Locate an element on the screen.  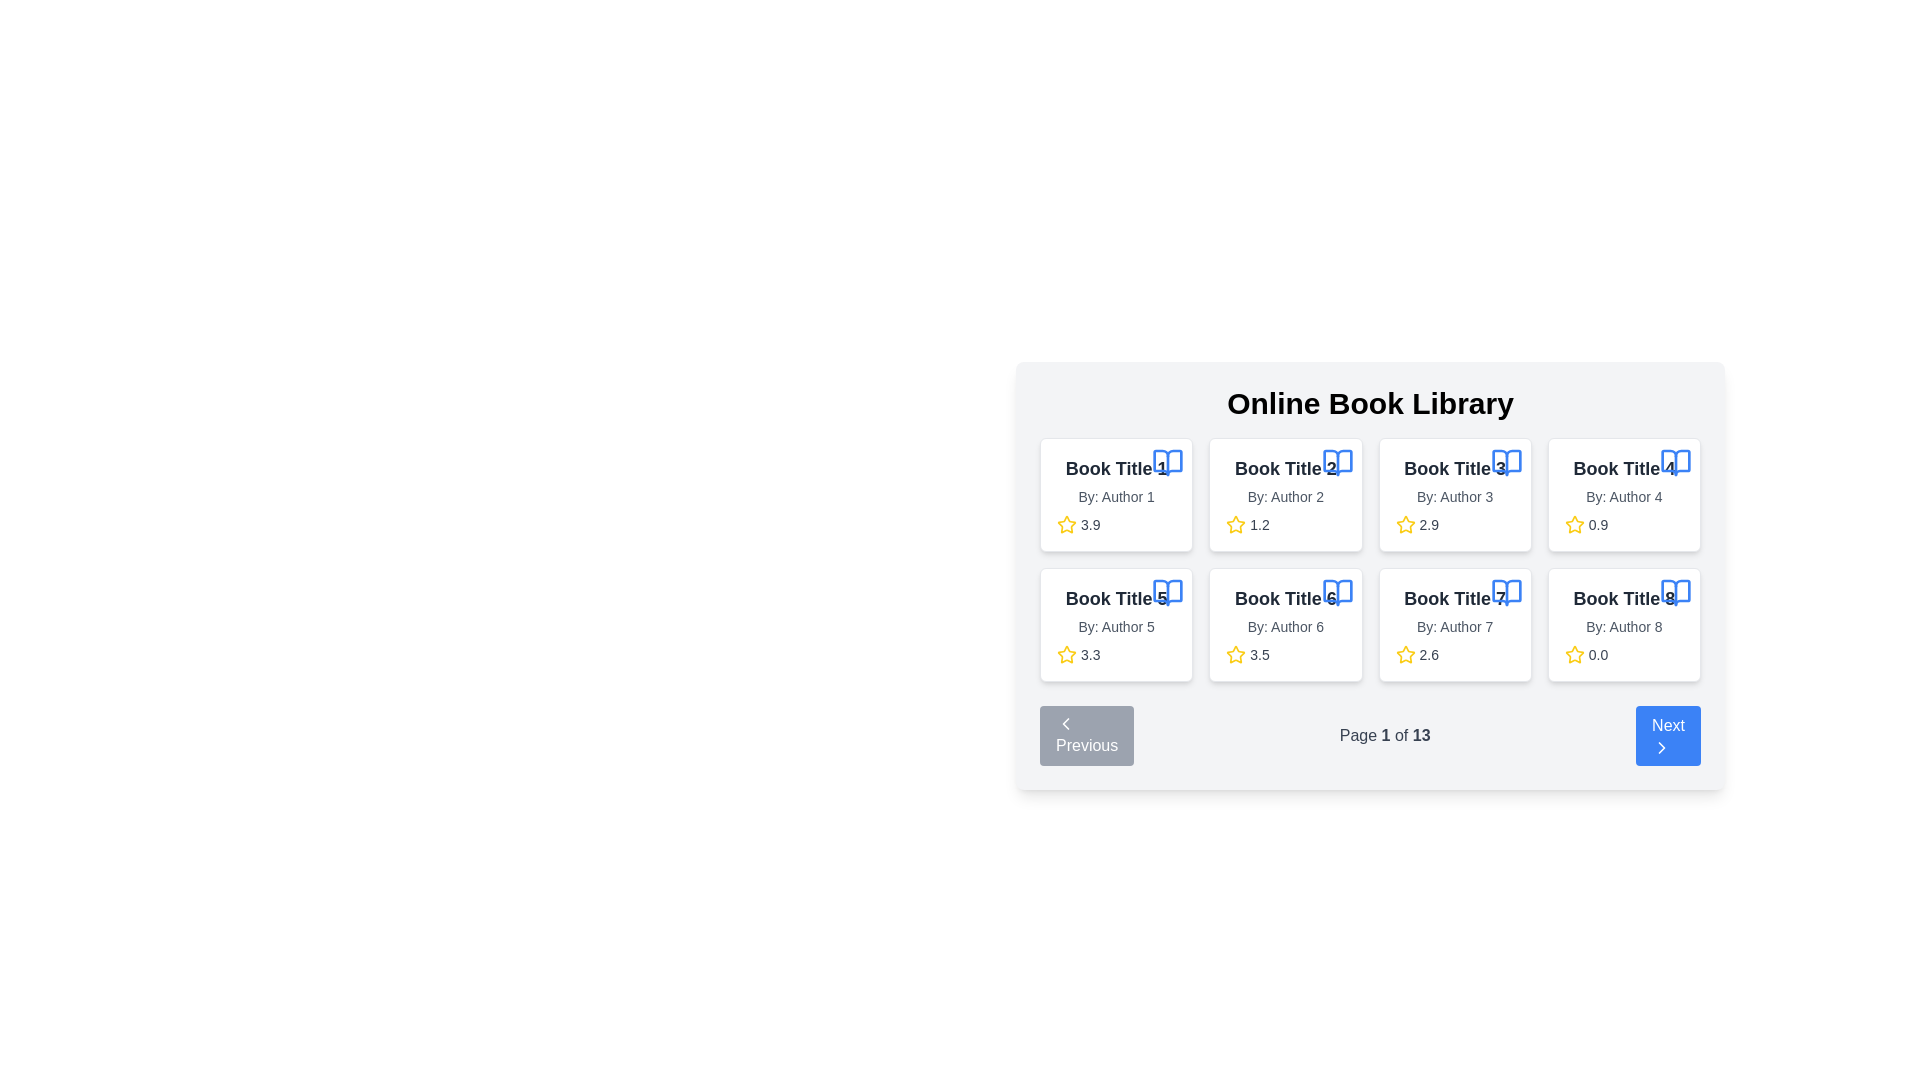
the SVG chevron icon pointing left, which is centrally aligned within the 'Previous' button located at the bottom-left of the paging controls is located at coordinates (1064, 724).